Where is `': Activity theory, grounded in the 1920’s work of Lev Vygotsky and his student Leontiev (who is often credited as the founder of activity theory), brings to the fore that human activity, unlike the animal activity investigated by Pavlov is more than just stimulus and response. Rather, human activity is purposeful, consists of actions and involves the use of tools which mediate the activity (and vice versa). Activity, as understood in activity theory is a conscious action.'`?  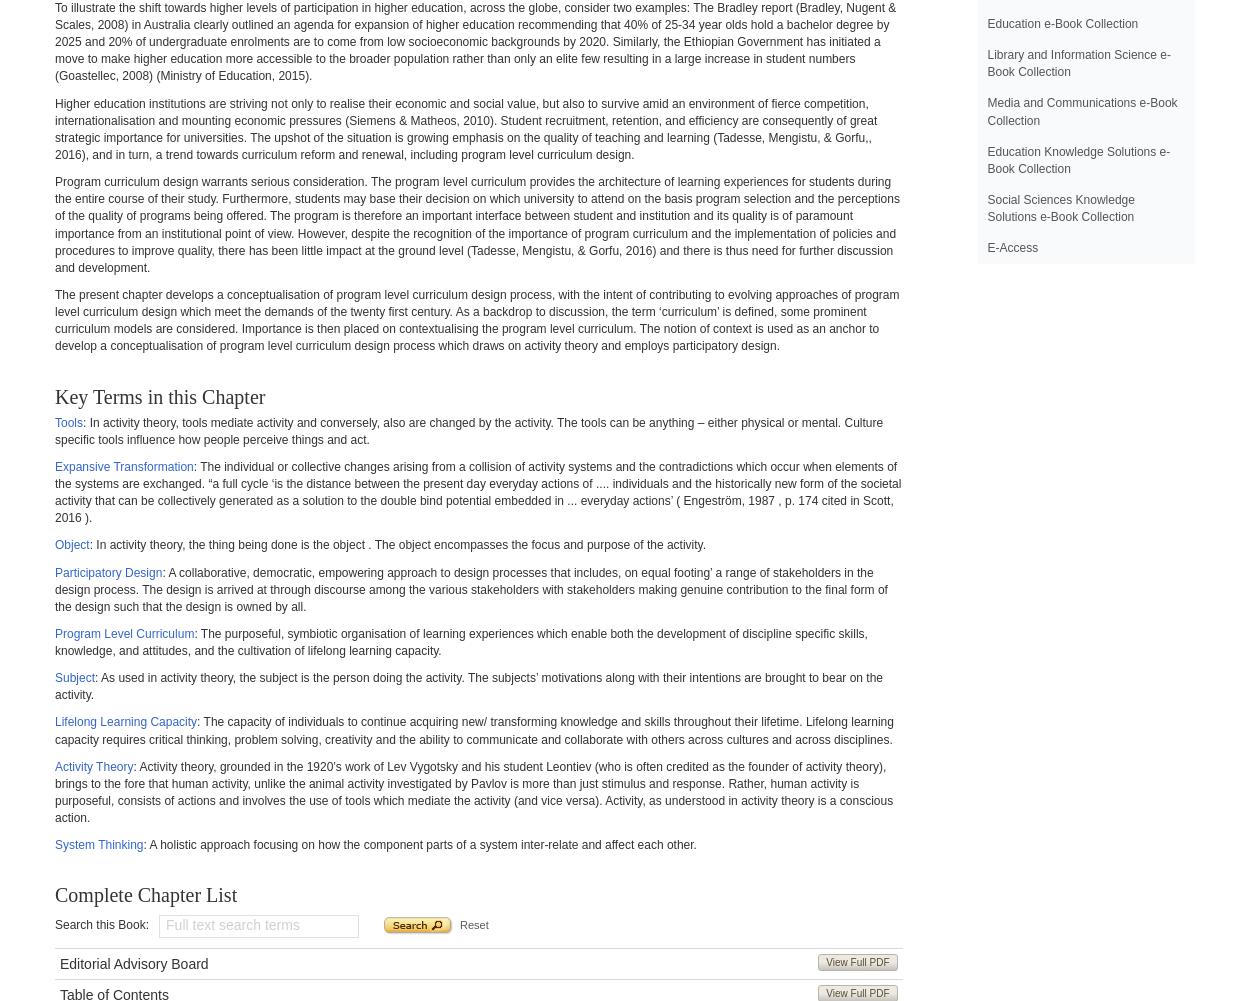 ': Activity theory, grounded in the 1920’s work of Lev Vygotsky and his student Leontiev (who is often credited as the founder of activity theory), brings to the fore that human activity, unlike the animal activity investigated by Pavlov is more than just stimulus and response. Rather, human activity is purposeful, consists of actions and involves the use of tools which mediate the activity (and vice versa). Activity, as understood in activity theory is a conscious action.' is located at coordinates (473, 790).